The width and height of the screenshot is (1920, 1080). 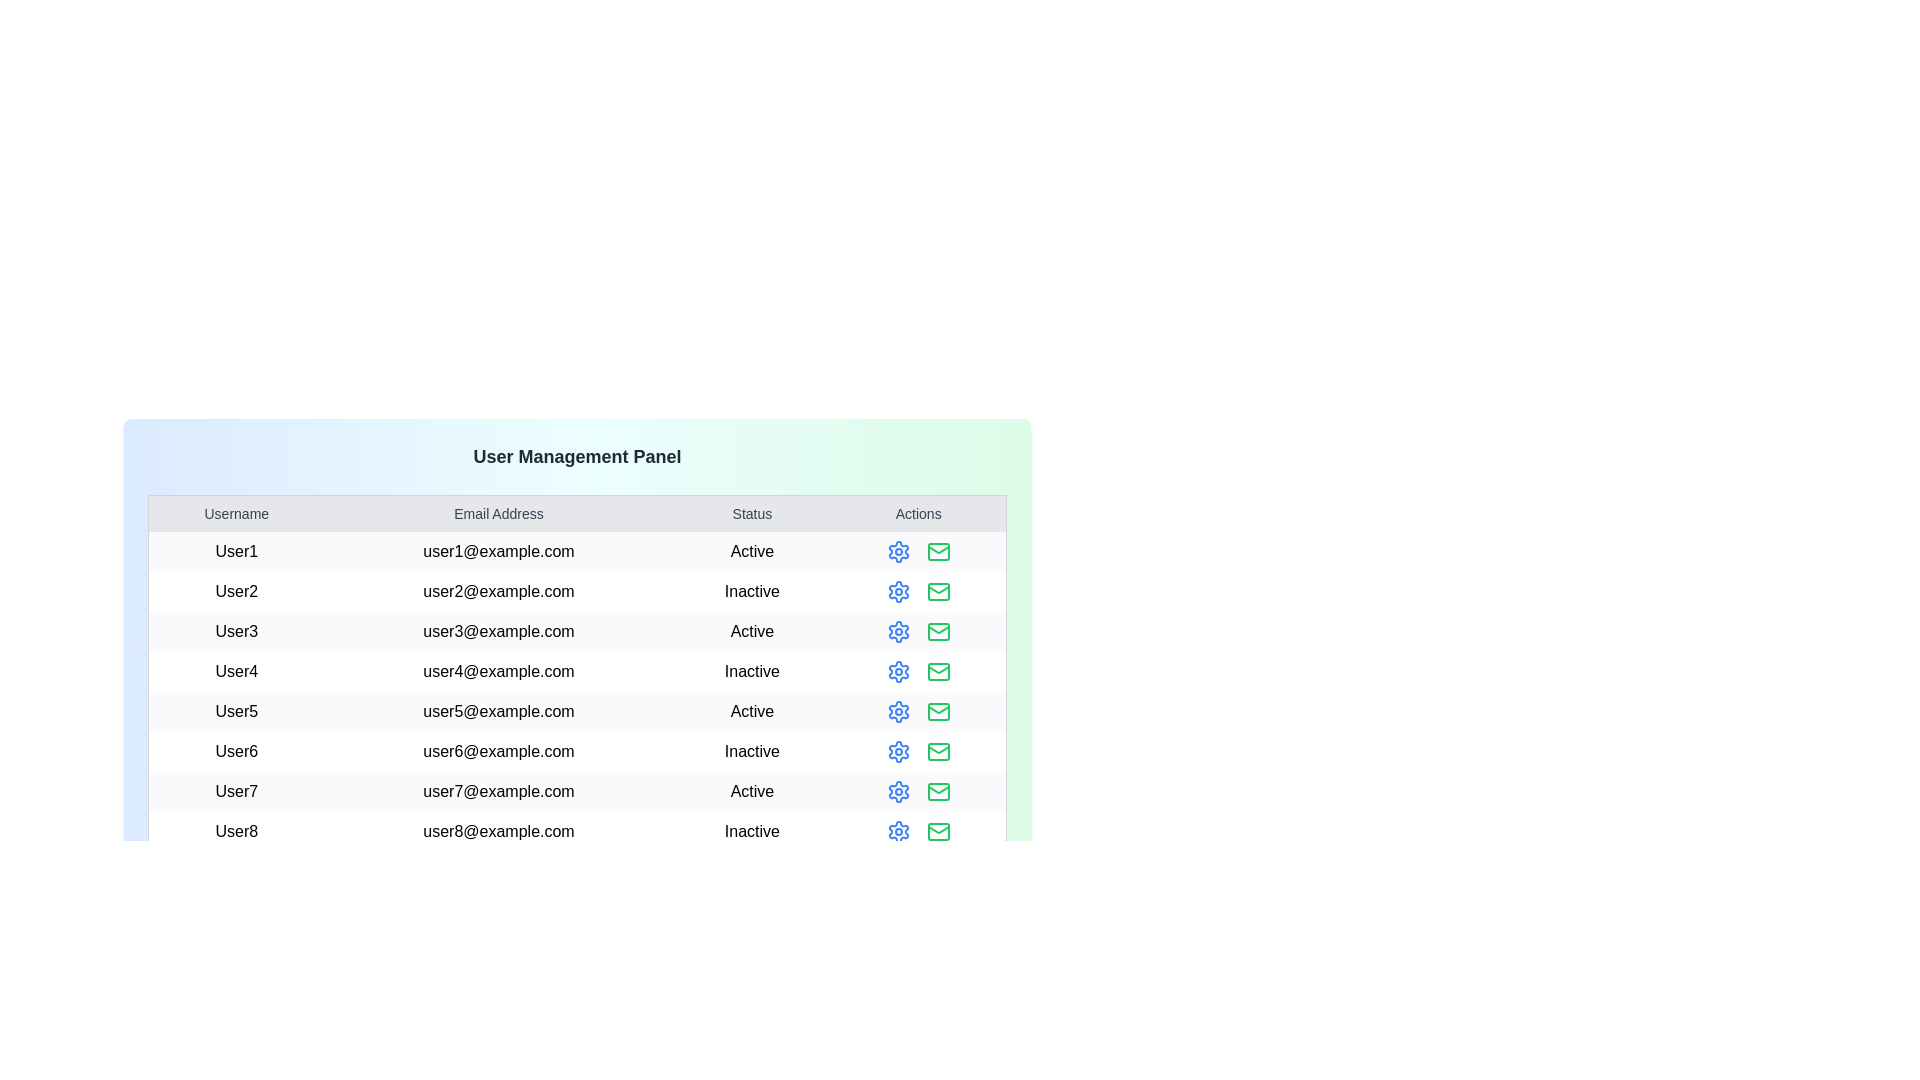 I want to click on the mail icon for the user identified by User1, so click(x=937, y=551).